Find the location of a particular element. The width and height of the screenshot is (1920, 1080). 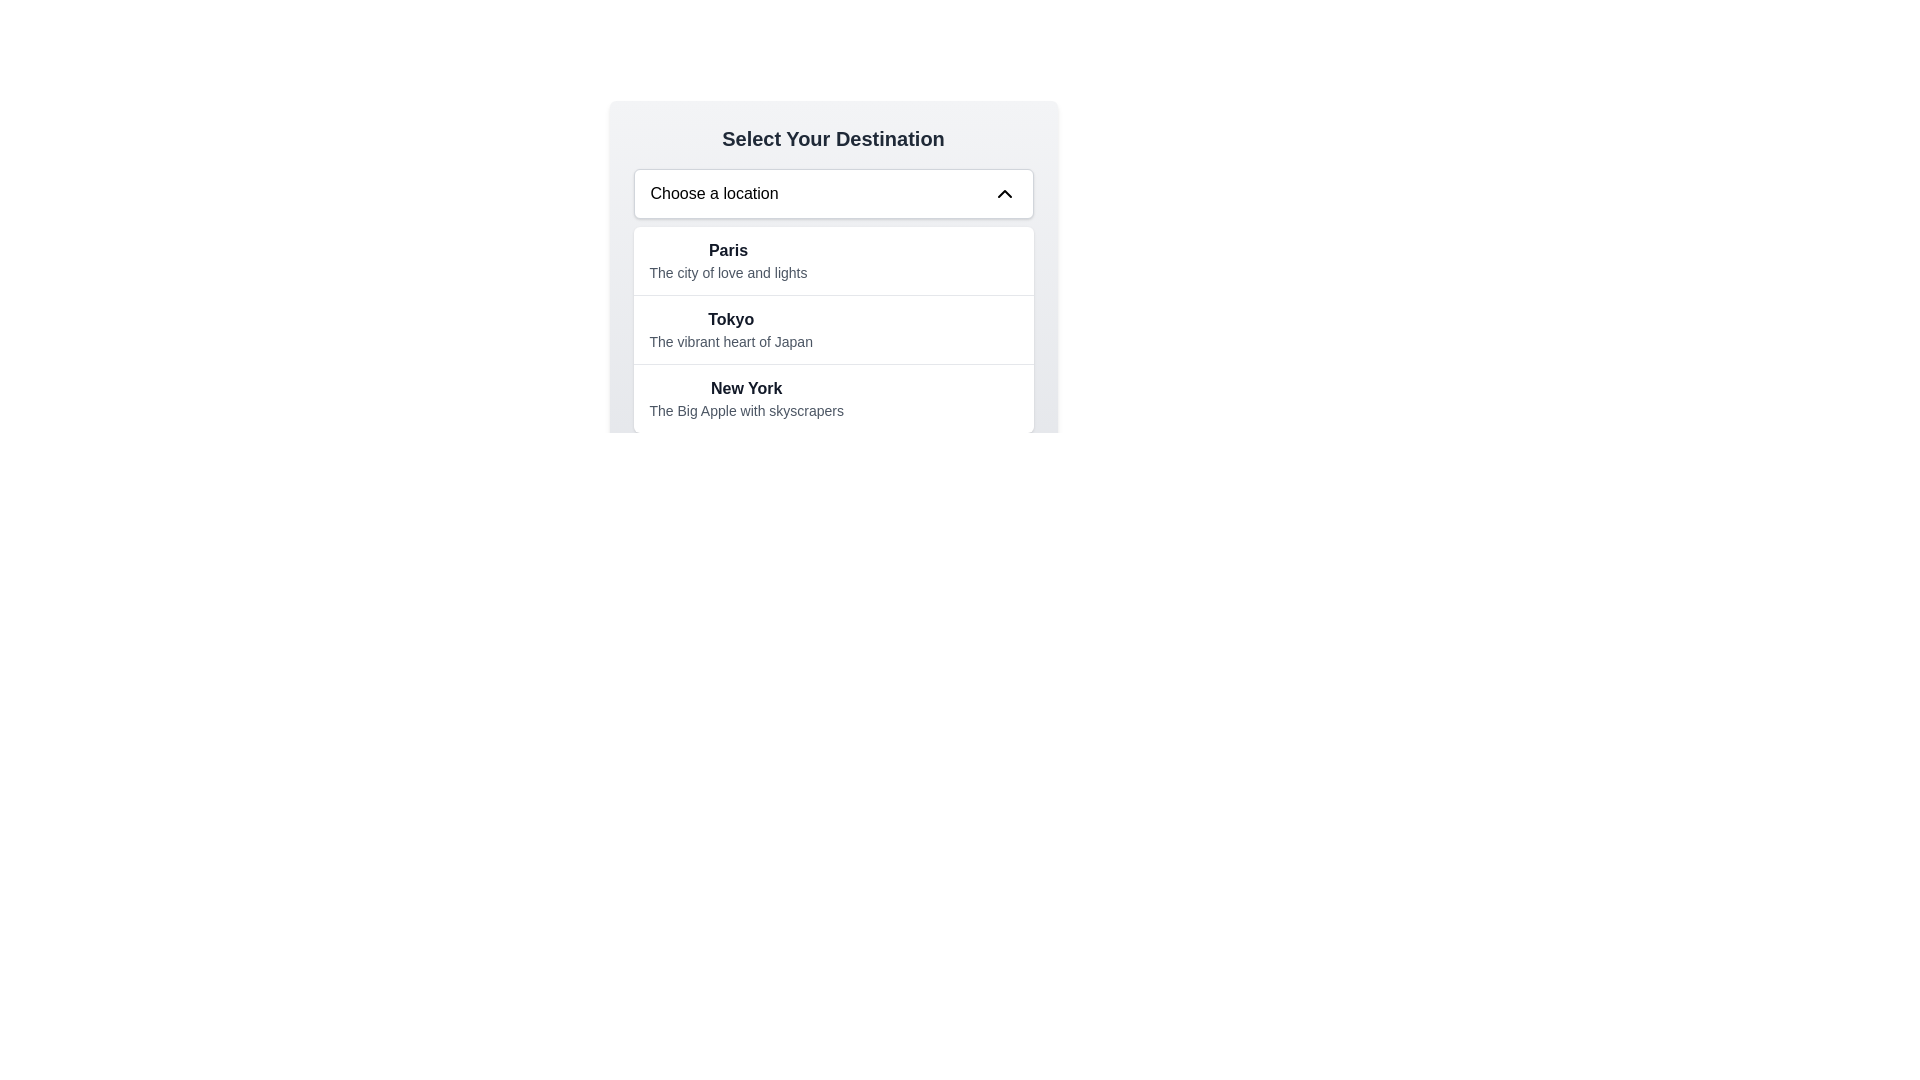

the option list item displaying 'Tokyo' is located at coordinates (833, 328).